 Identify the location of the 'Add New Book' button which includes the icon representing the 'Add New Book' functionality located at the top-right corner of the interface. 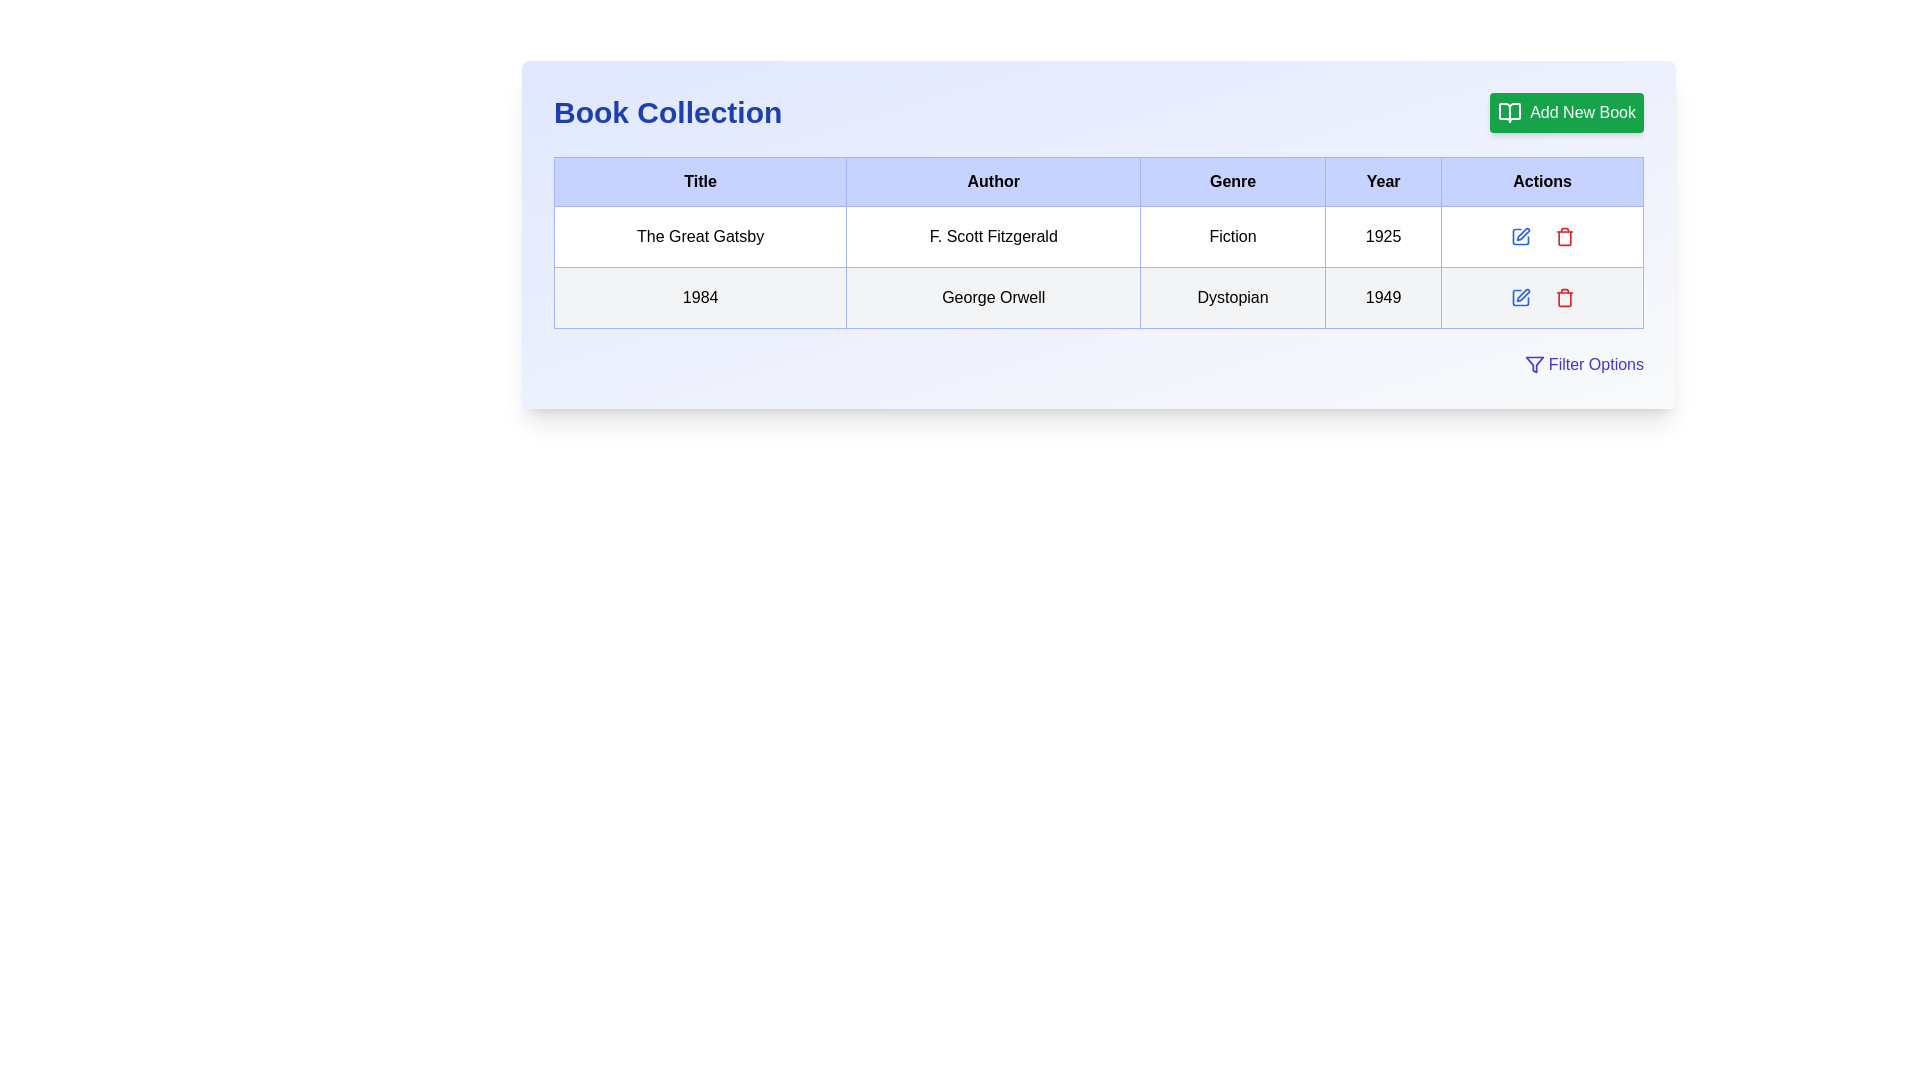
(1510, 112).